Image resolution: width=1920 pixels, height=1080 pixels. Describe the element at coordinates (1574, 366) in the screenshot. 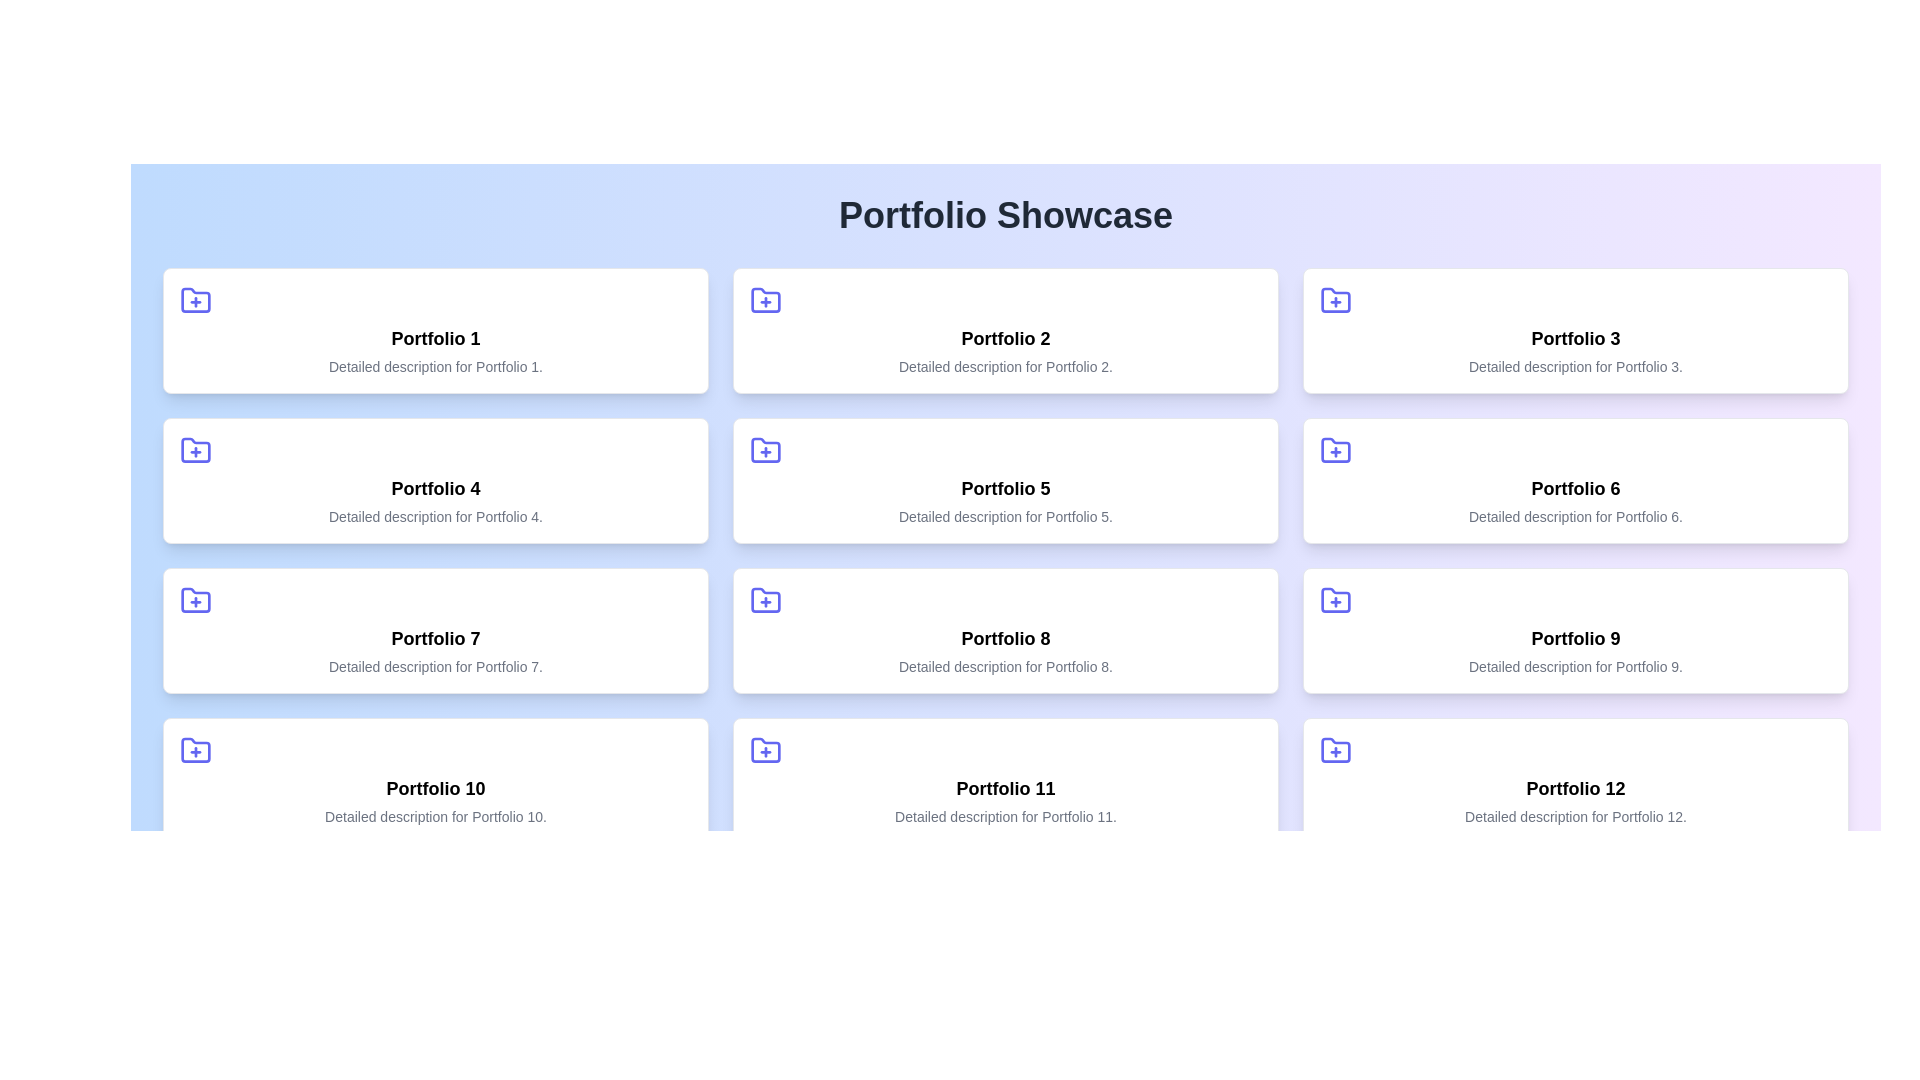

I see `the text element that reads 'Detailed description for Portfolio 3.' which is styled in small, gray font and located within the card of Portfolio 3, positioned below the title` at that location.